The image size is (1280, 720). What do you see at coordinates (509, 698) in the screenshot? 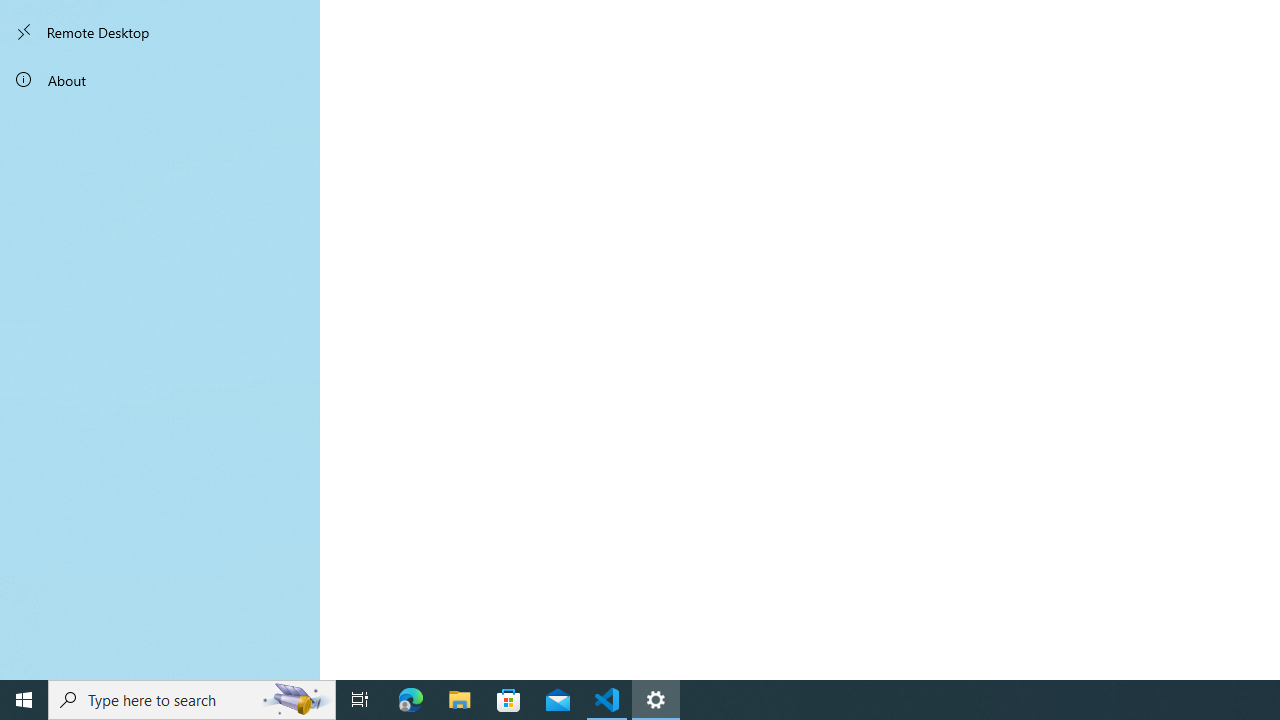
I see `'Microsoft Store'` at bounding box center [509, 698].